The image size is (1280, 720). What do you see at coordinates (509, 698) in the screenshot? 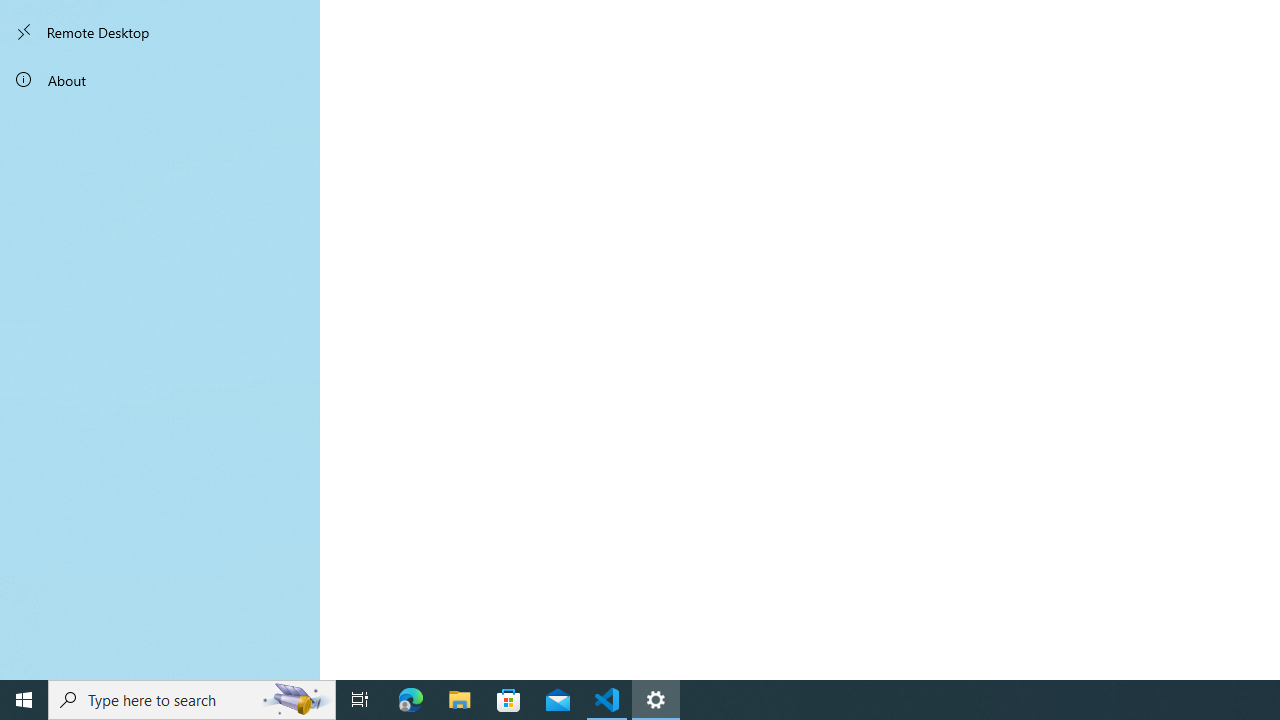
I see `'Microsoft Store'` at bounding box center [509, 698].